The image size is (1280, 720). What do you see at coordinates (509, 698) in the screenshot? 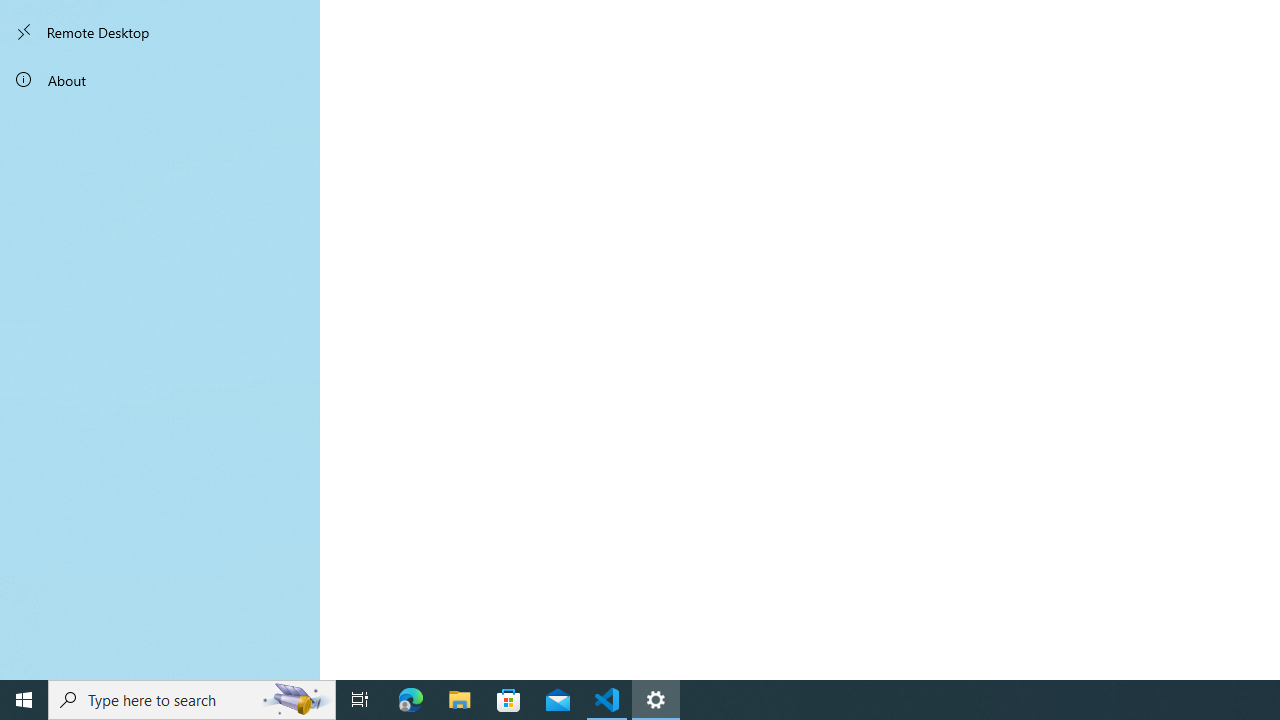
I see `'Microsoft Store'` at bounding box center [509, 698].